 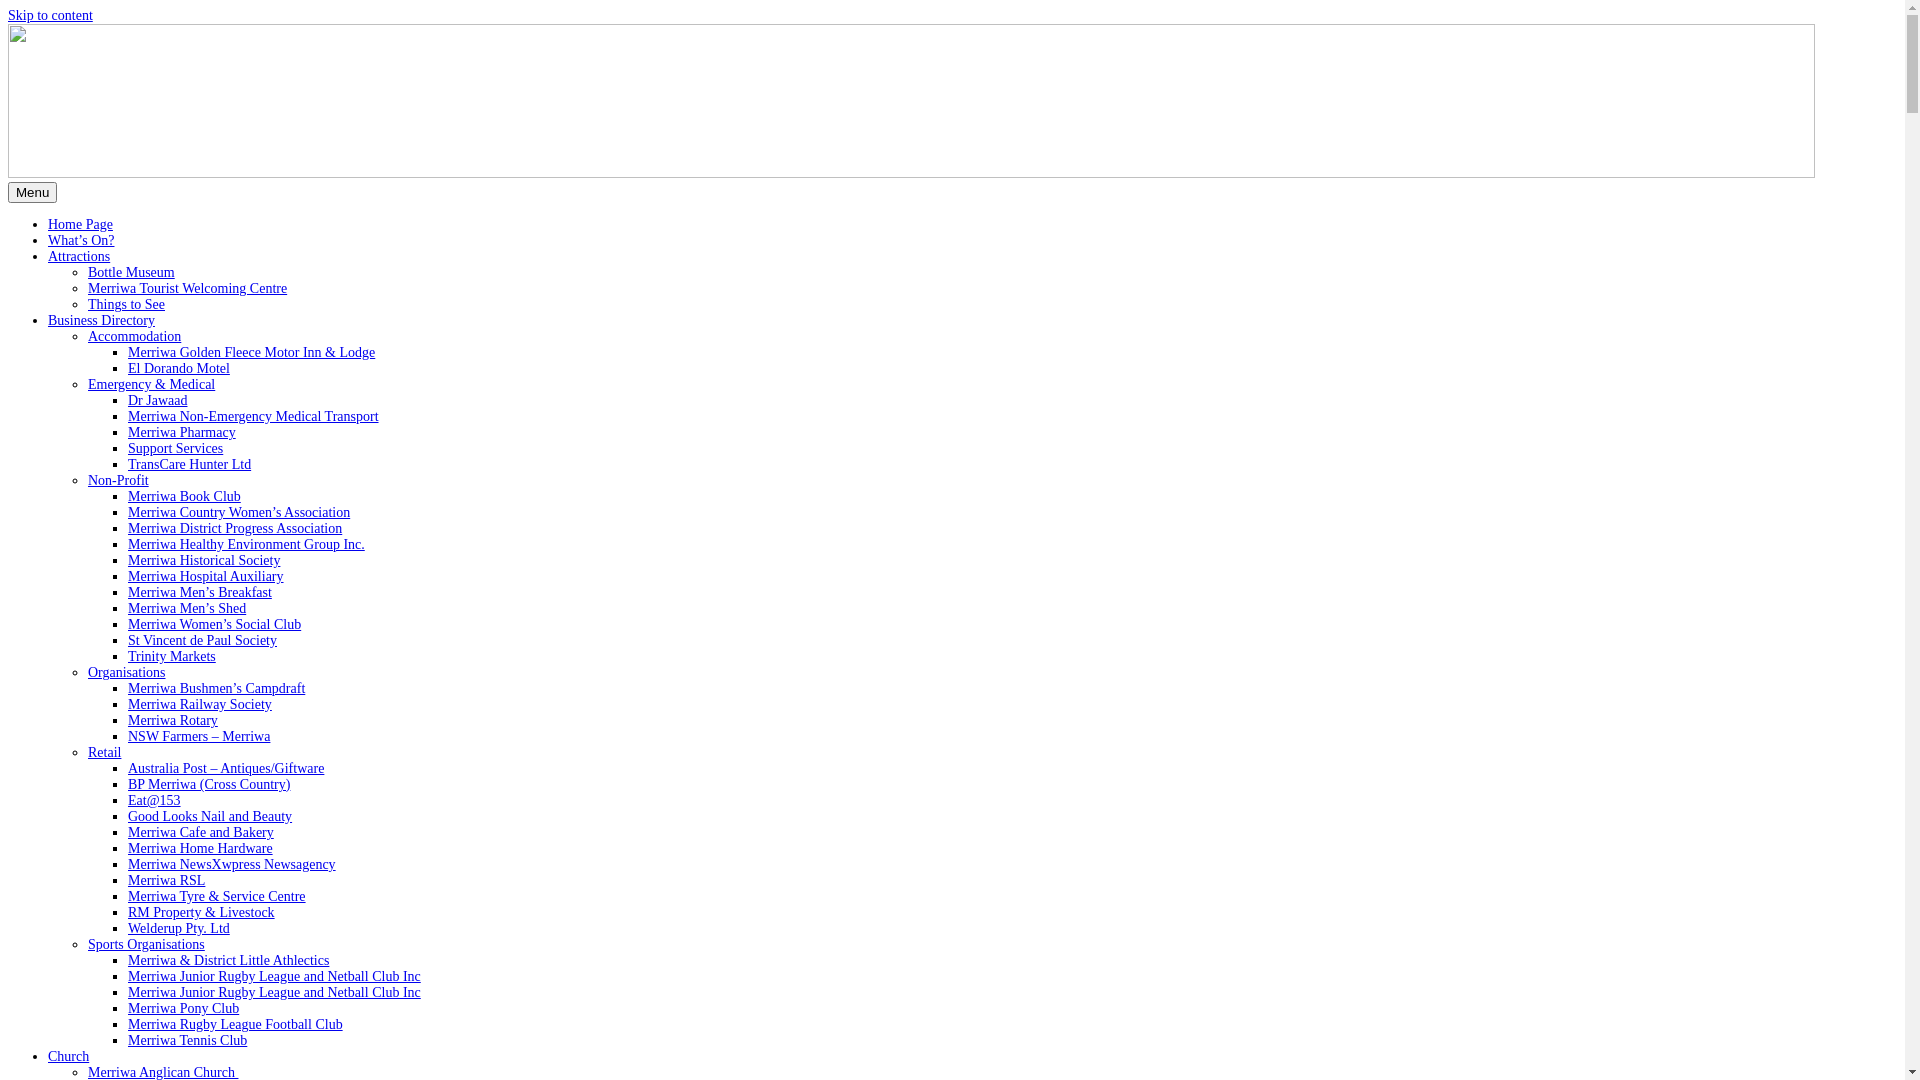 I want to click on 'Merriwa Pharmacy', so click(x=182, y=431).